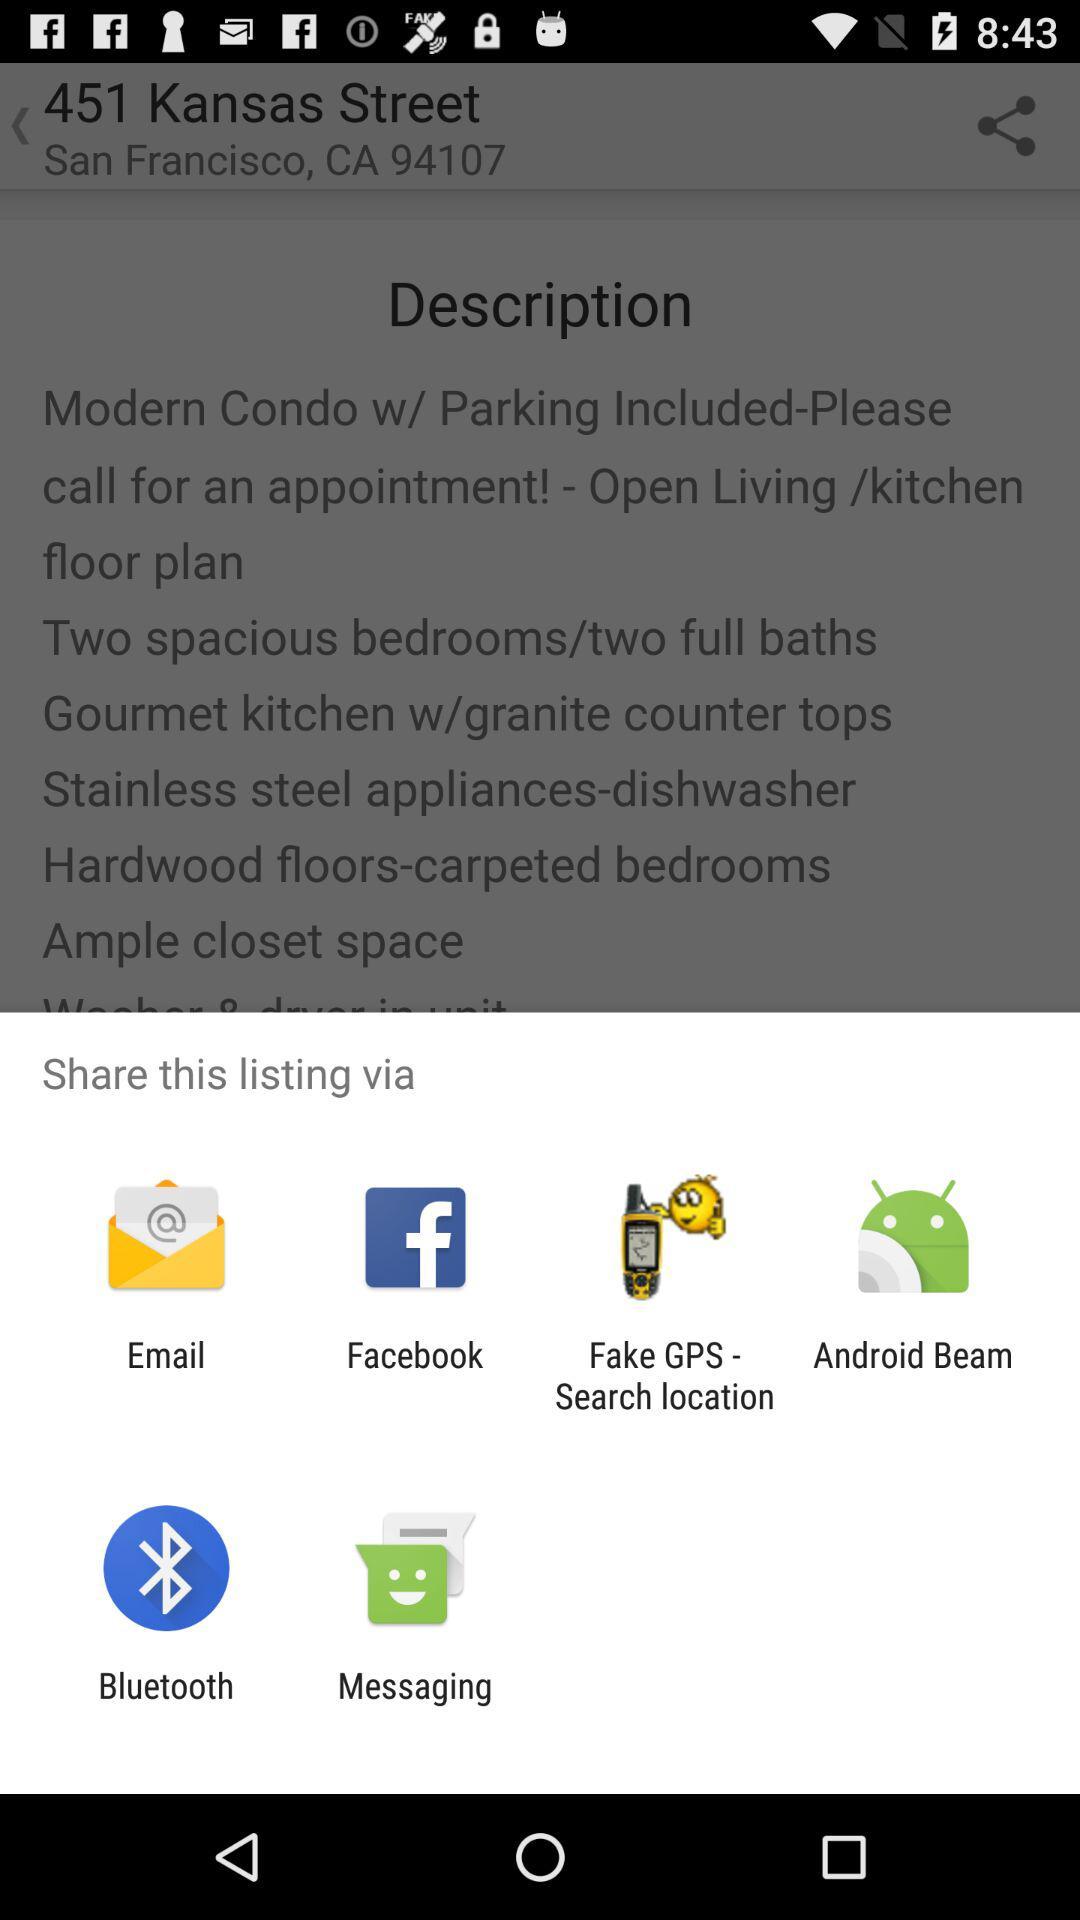 This screenshot has height=1920, width=1080. What do you see at coordinates (414, 1705) in the screenshot?
I see `the messaging item` at bounding box center [414, 1705].